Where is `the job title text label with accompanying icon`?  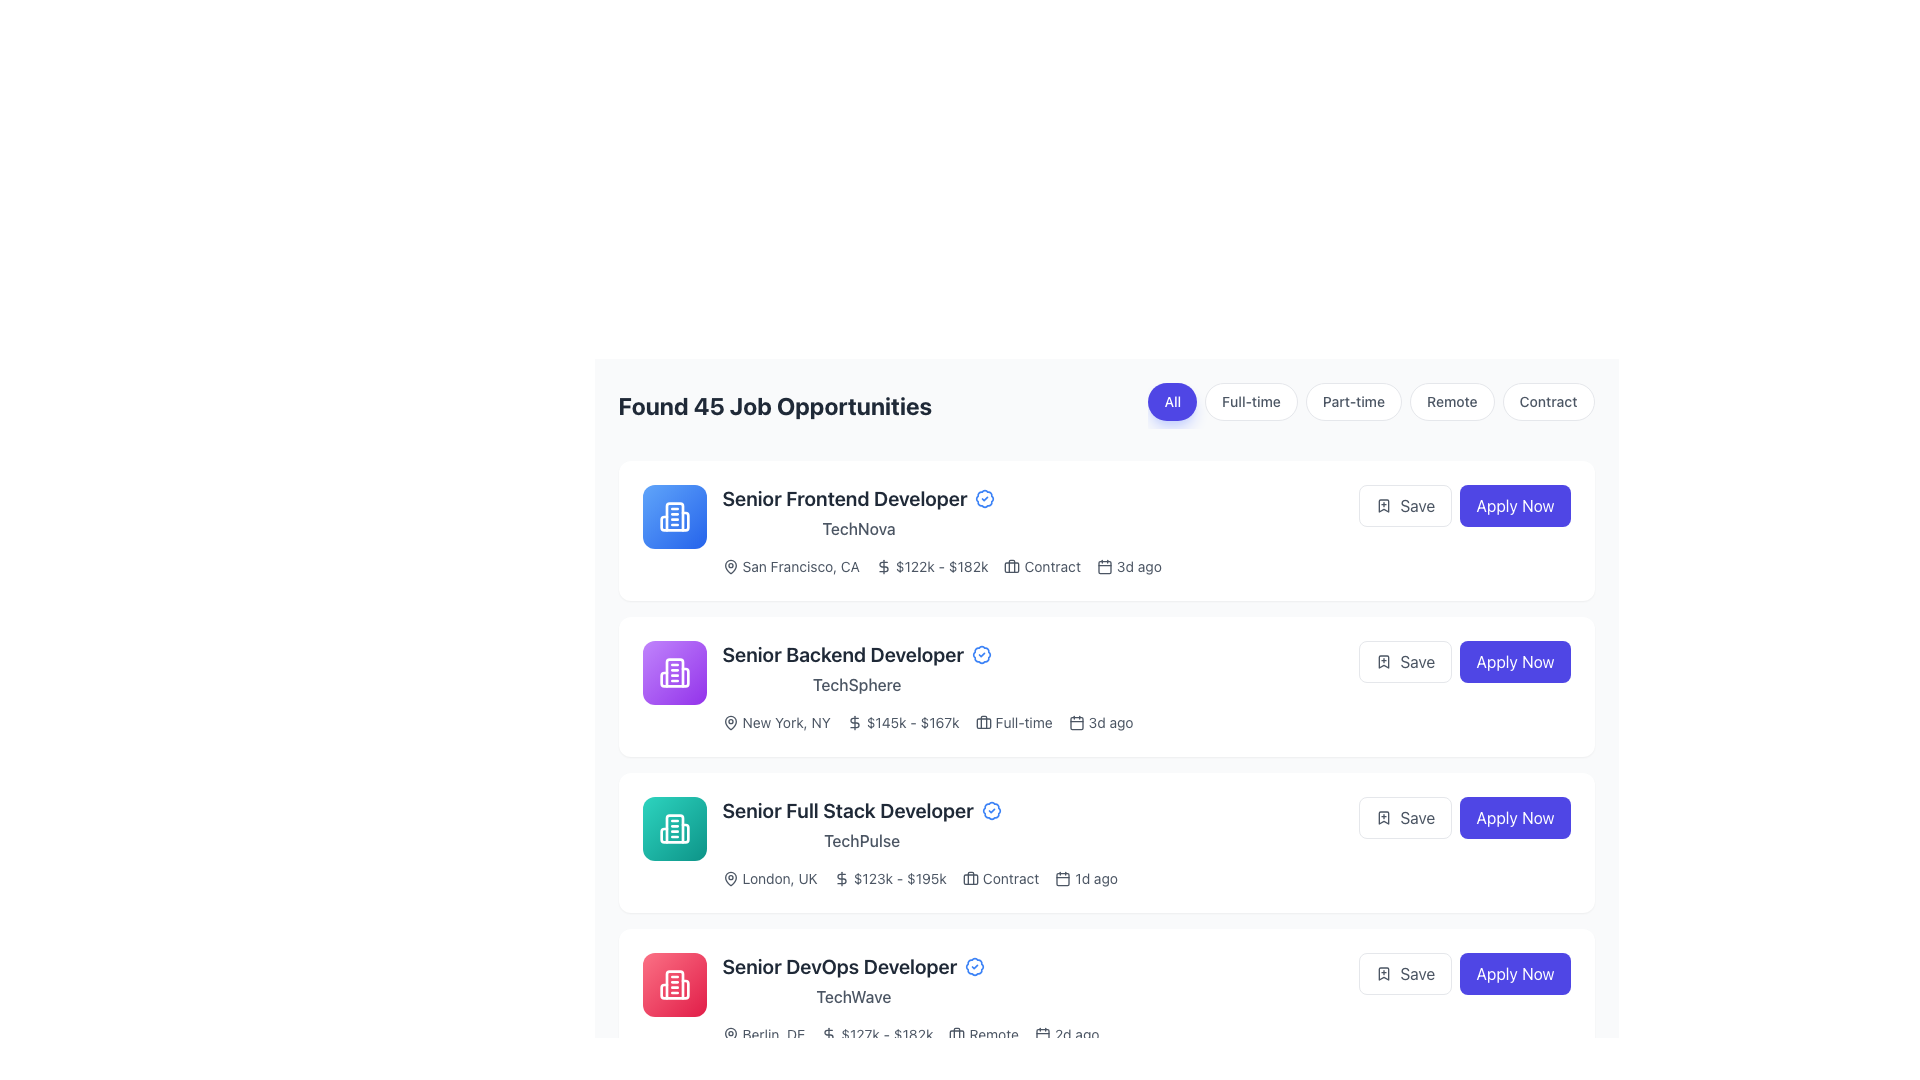
the job title text label with accompanying icon is located at coordinates (853, 966).